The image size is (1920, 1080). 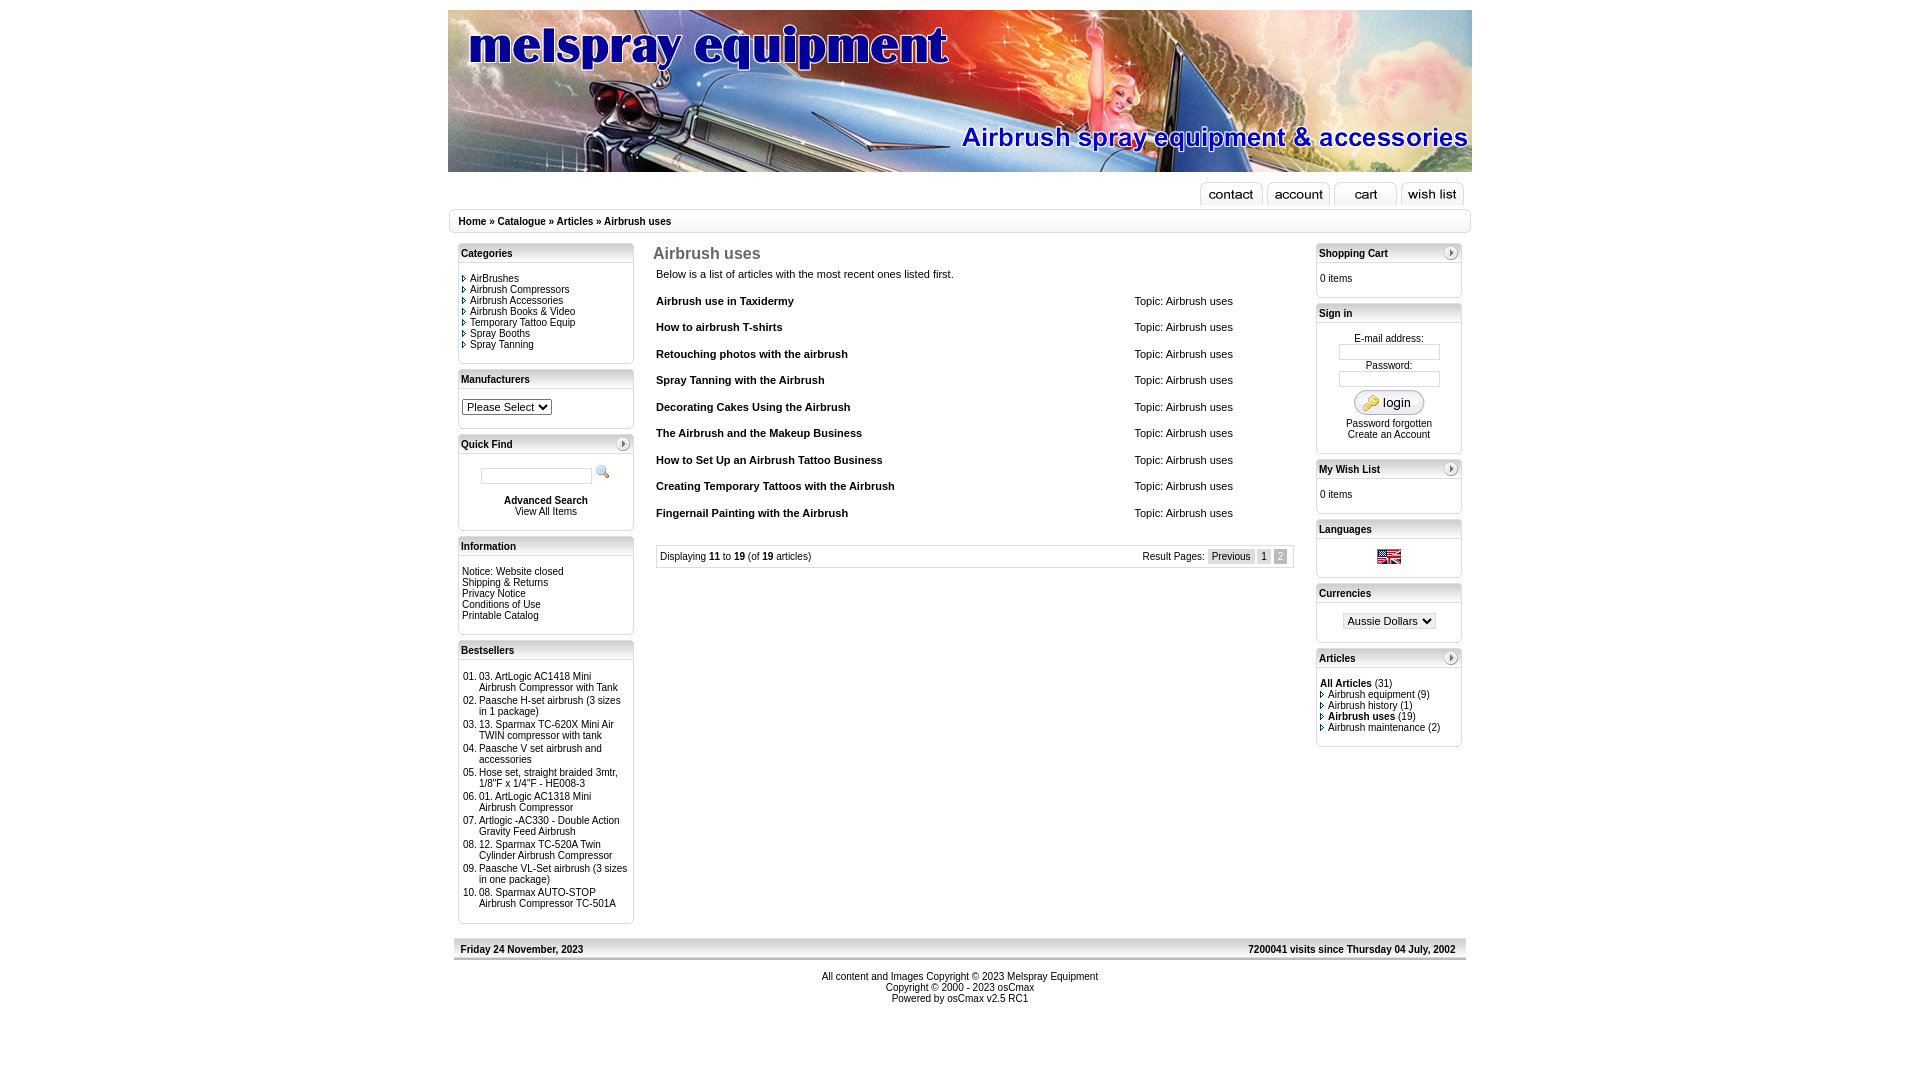 I want to click on 'Airbrush use in Taxidermy', so click(x=723, y=300).